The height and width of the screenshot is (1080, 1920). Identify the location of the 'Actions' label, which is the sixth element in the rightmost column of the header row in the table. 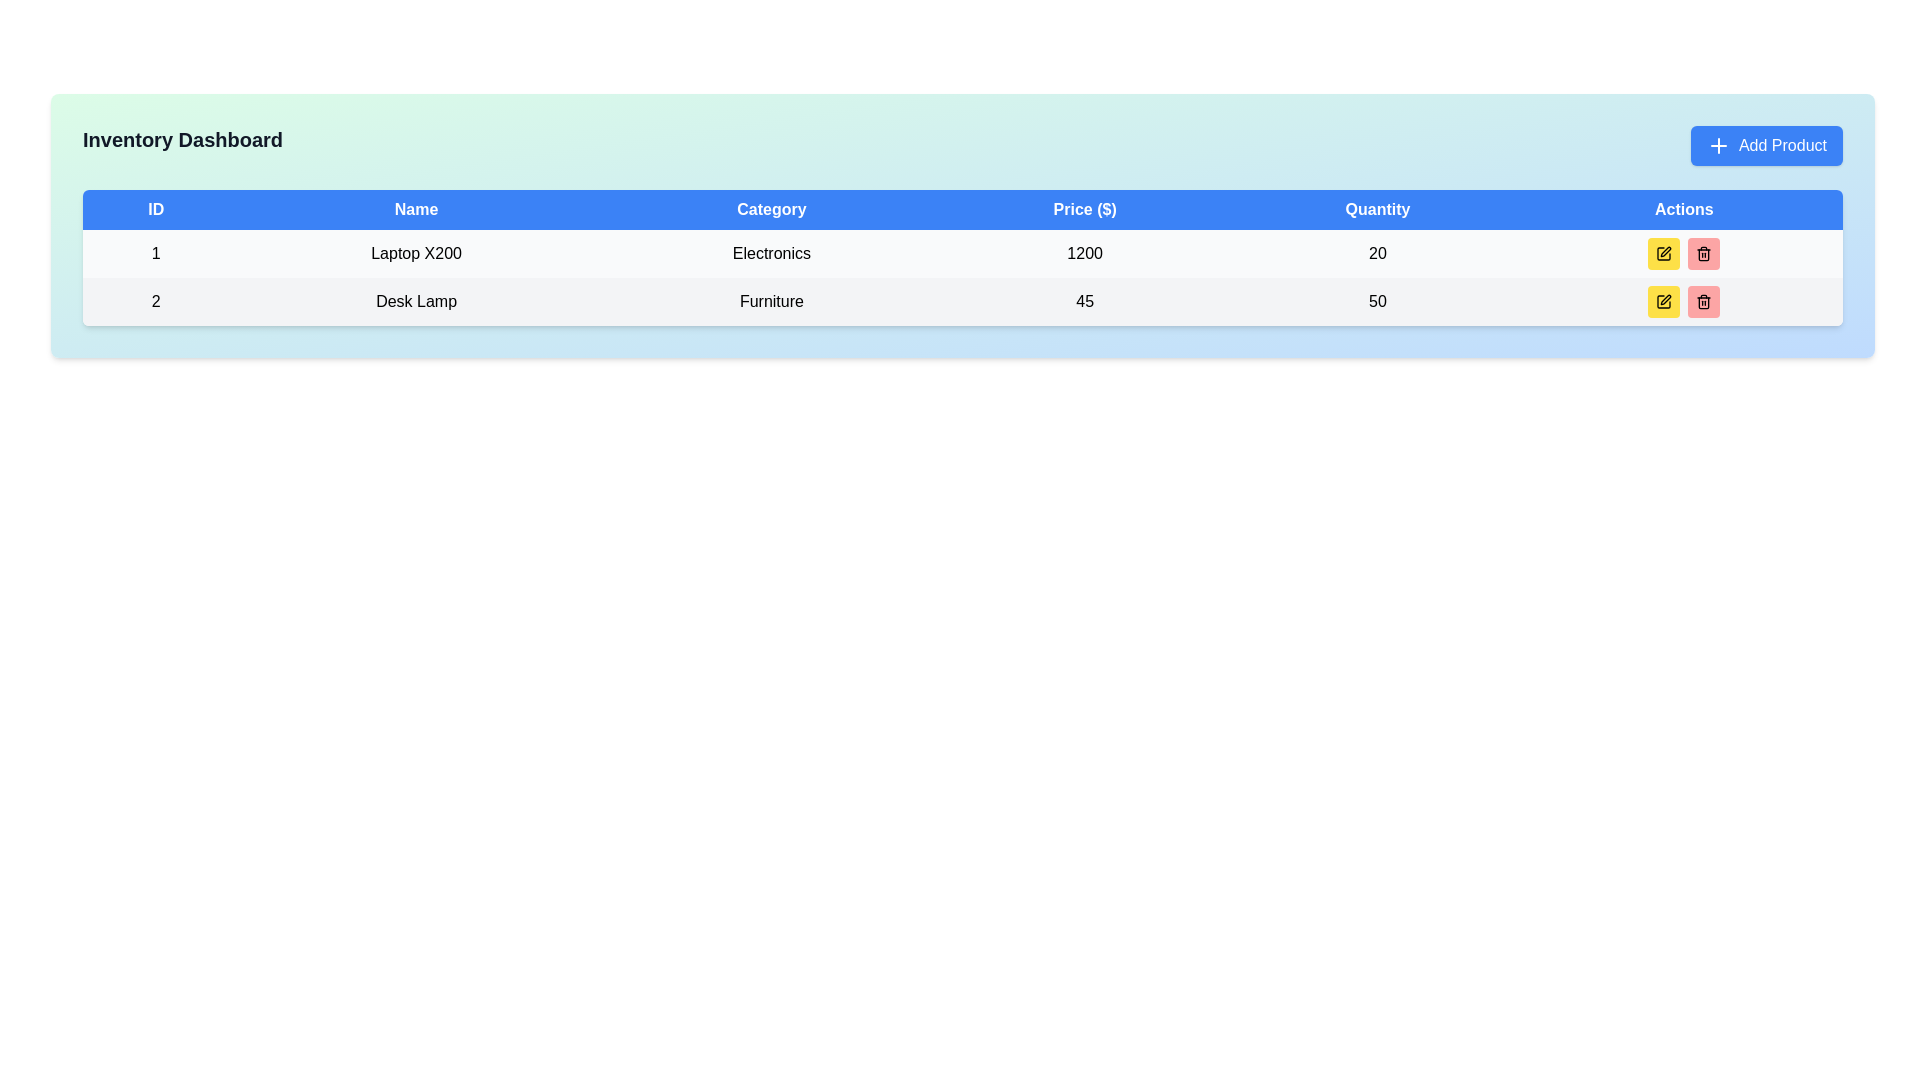
(1683, 209).